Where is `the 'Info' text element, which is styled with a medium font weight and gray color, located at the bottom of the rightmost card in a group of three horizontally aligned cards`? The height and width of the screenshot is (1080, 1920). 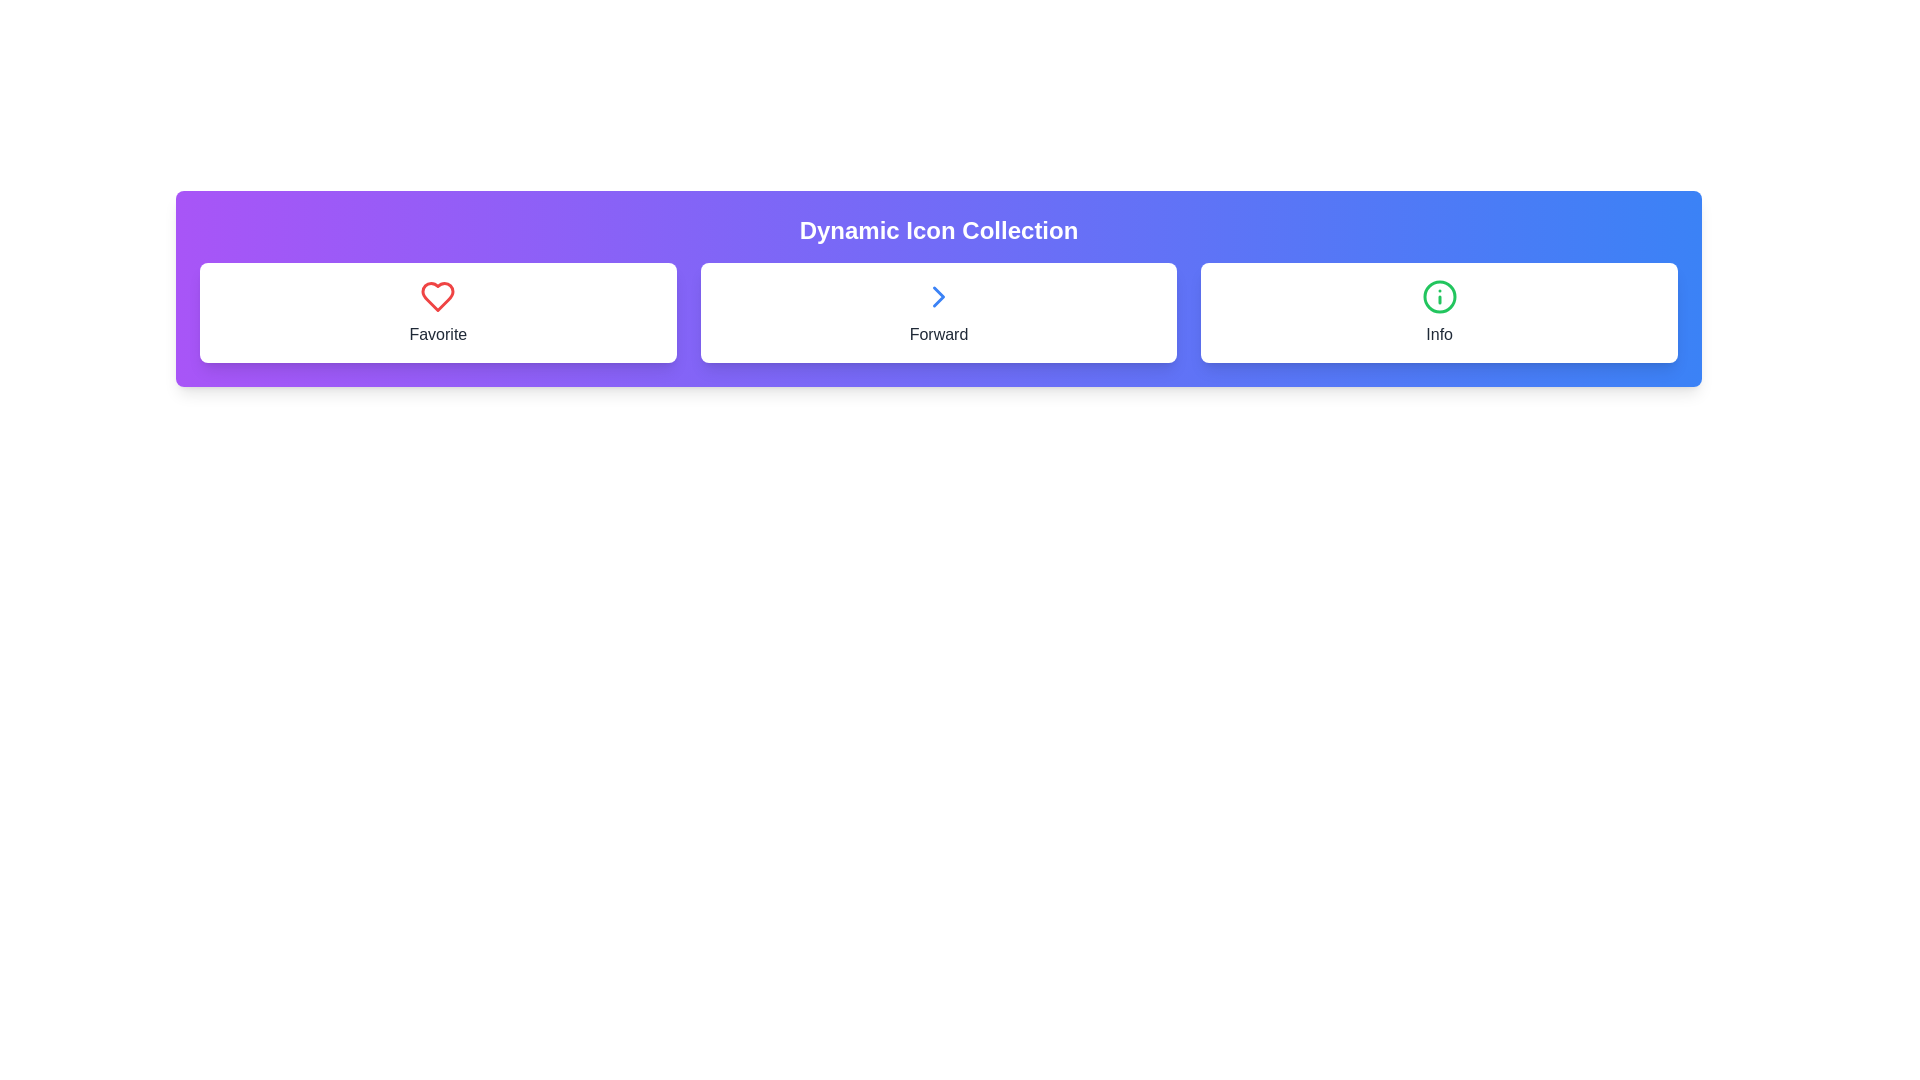
the 'Info' text element, which is styled with a medium font weight and gray color, located at the bottom of the rightmost card in a group of three horizontally aligned cards is located at coordinates (1438, 334).